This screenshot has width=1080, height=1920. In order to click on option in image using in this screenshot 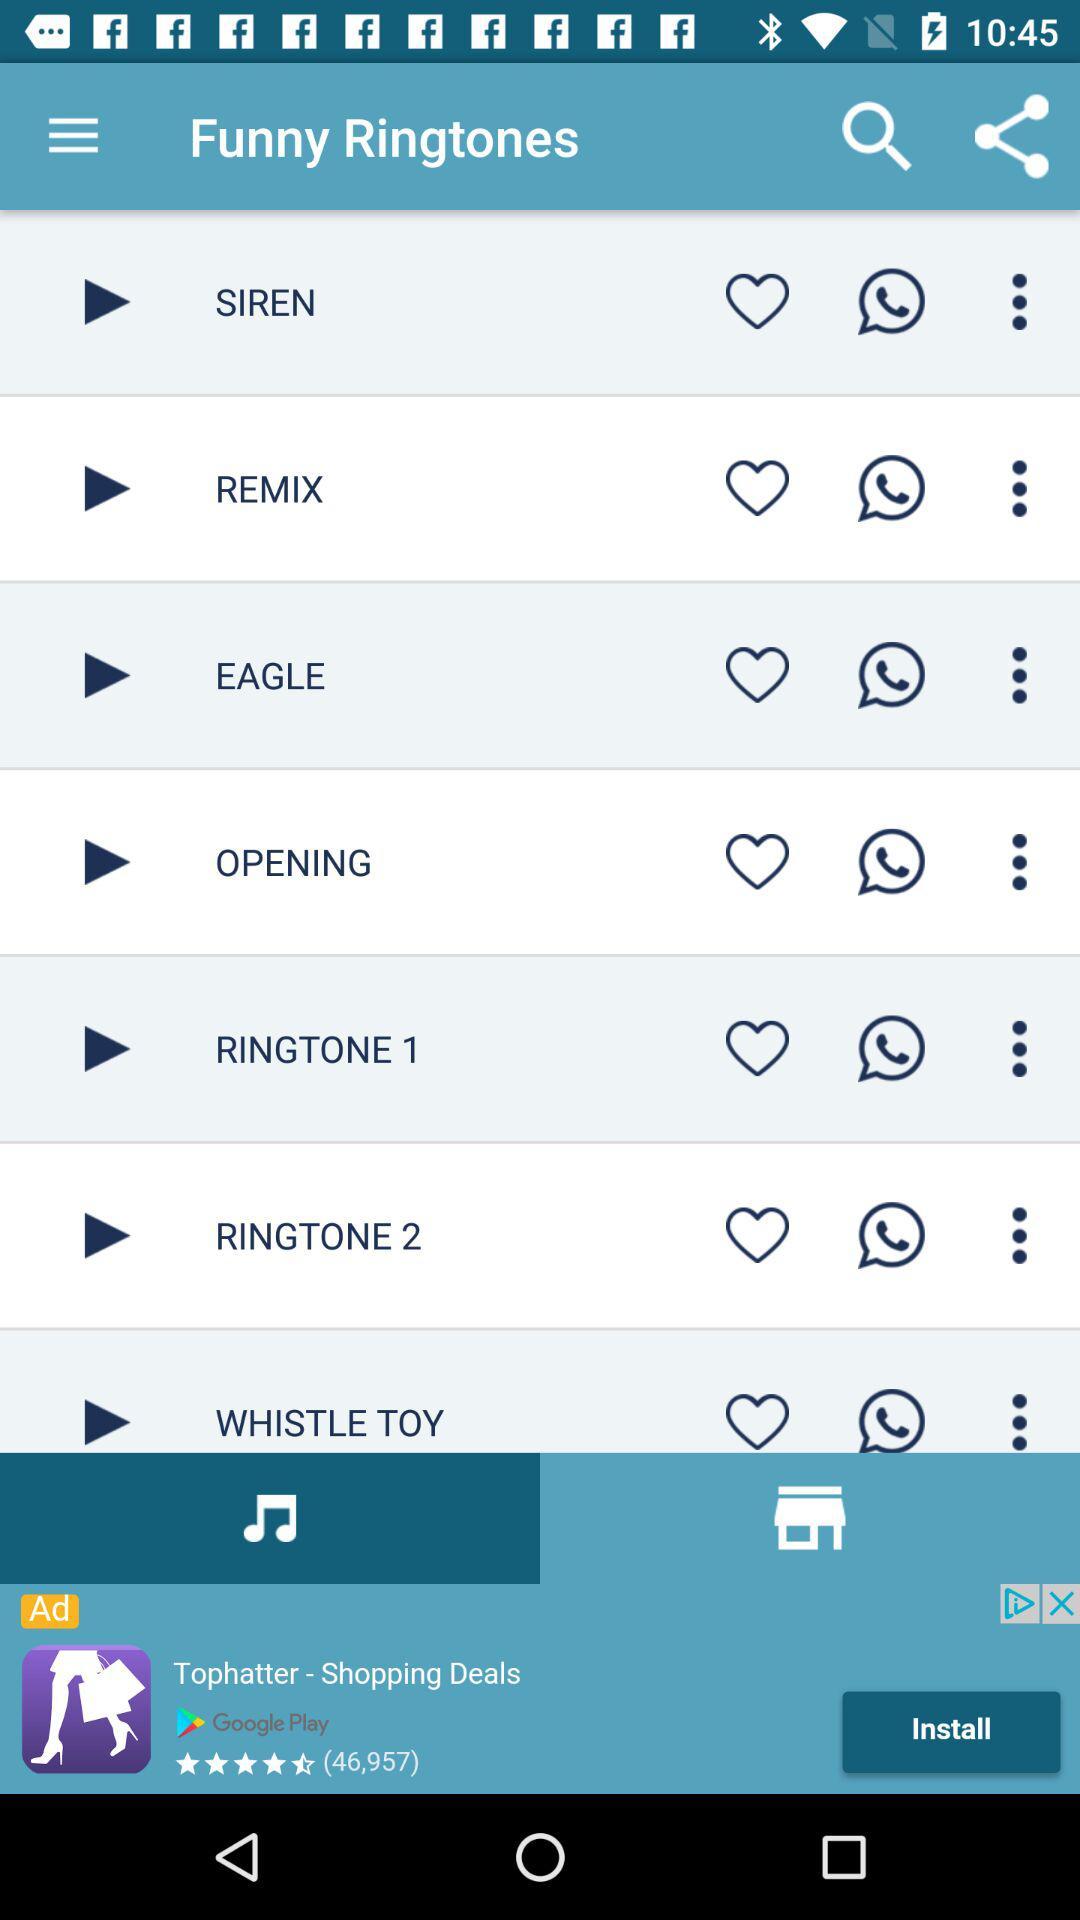, I will do `click(757, 1047)`.